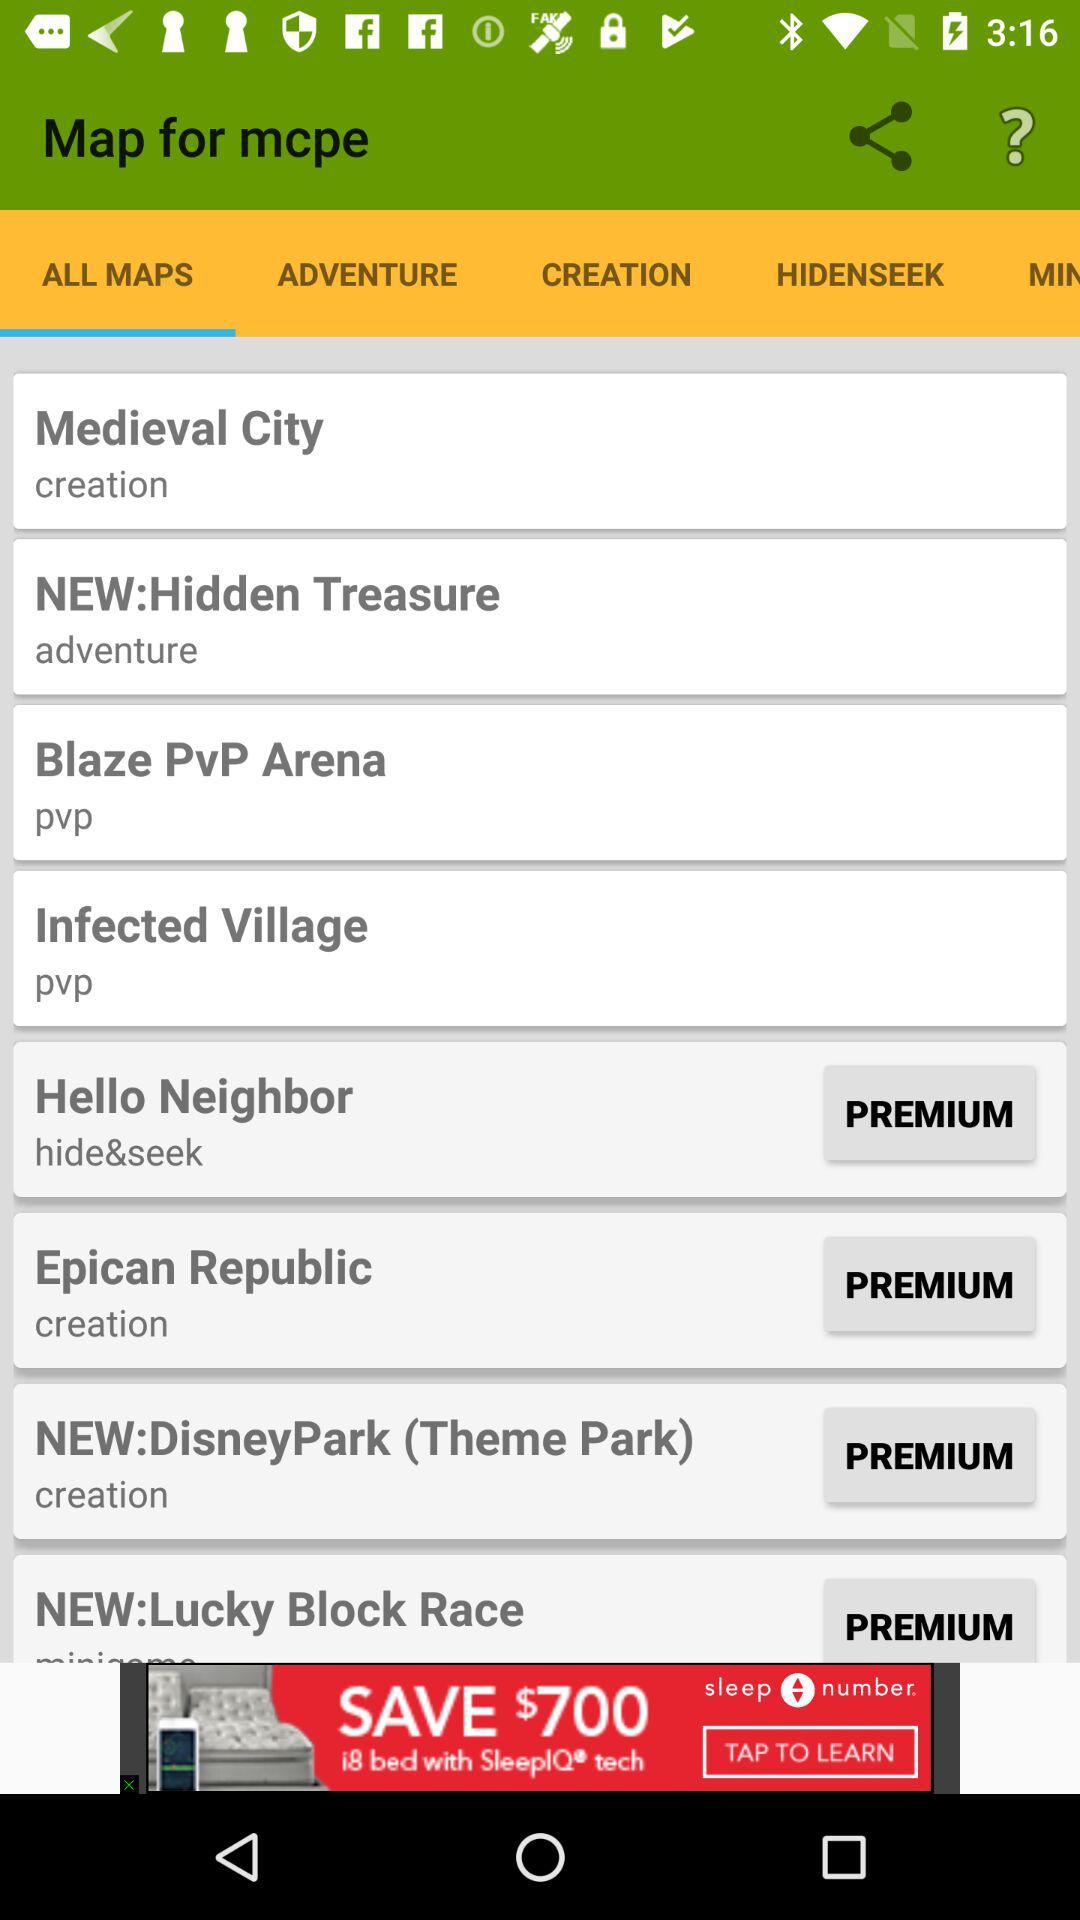 This screenshot has height=1920, width=1080. I want to click on the item next to the premium item, so click(423, 1264).